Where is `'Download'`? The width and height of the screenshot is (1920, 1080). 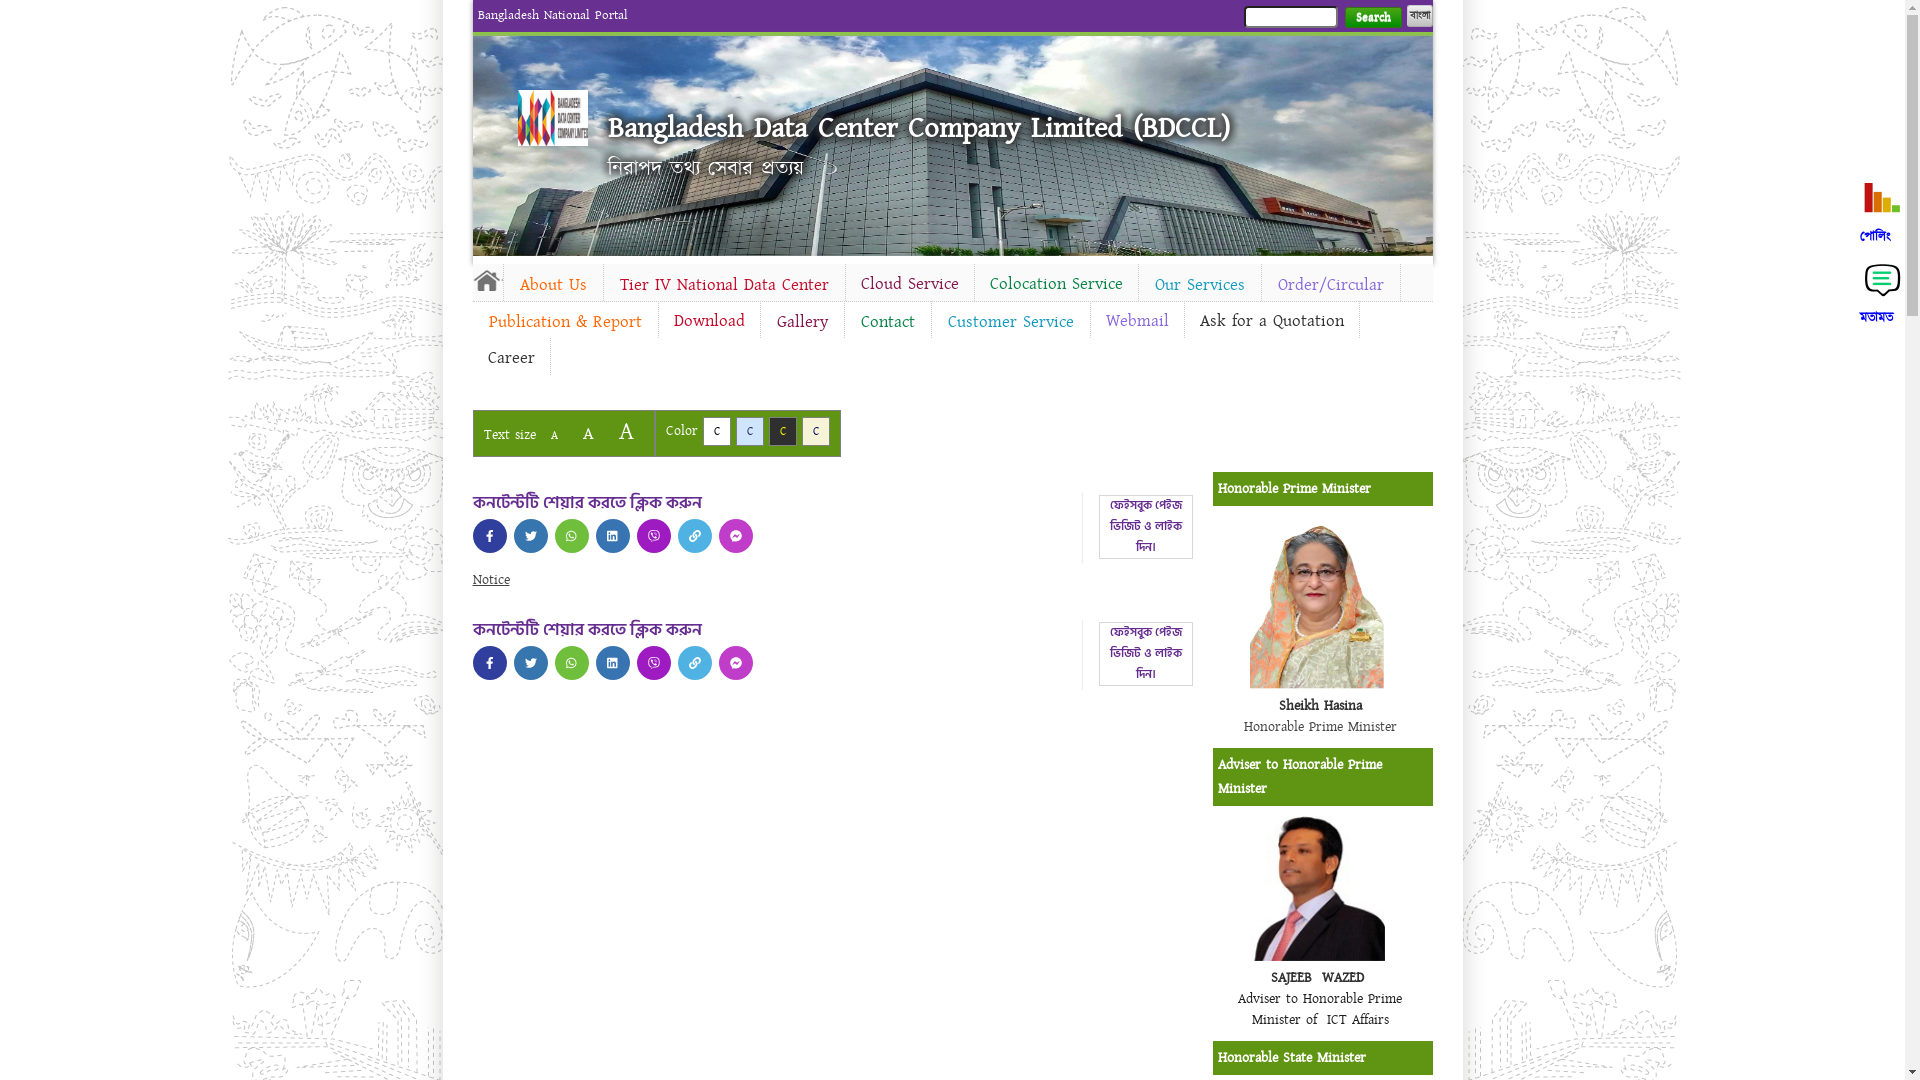 'Download' is located at coordinates (657, 319).